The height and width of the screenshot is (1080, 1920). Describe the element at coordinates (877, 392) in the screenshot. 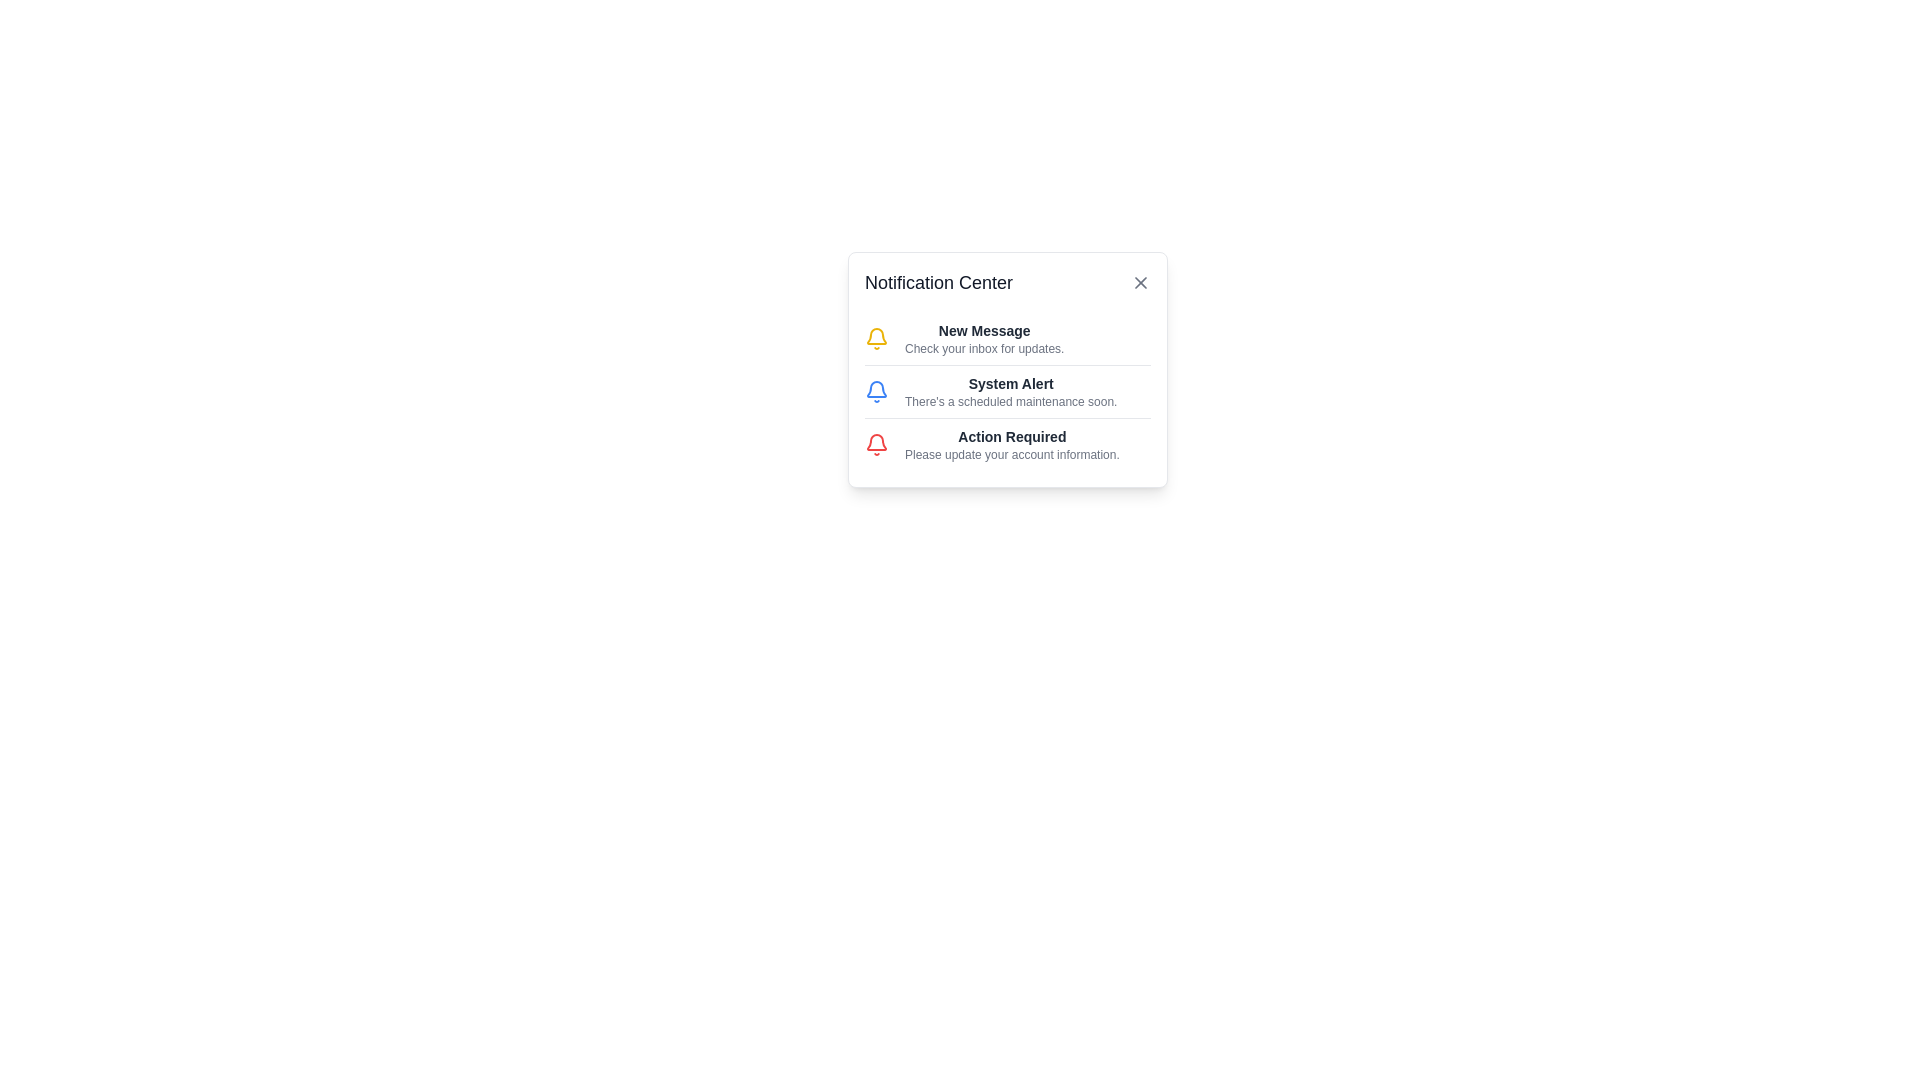

I see `the 'System Alert' icon located on the left side of the notification row, which highlights this specific notification type` at that location.